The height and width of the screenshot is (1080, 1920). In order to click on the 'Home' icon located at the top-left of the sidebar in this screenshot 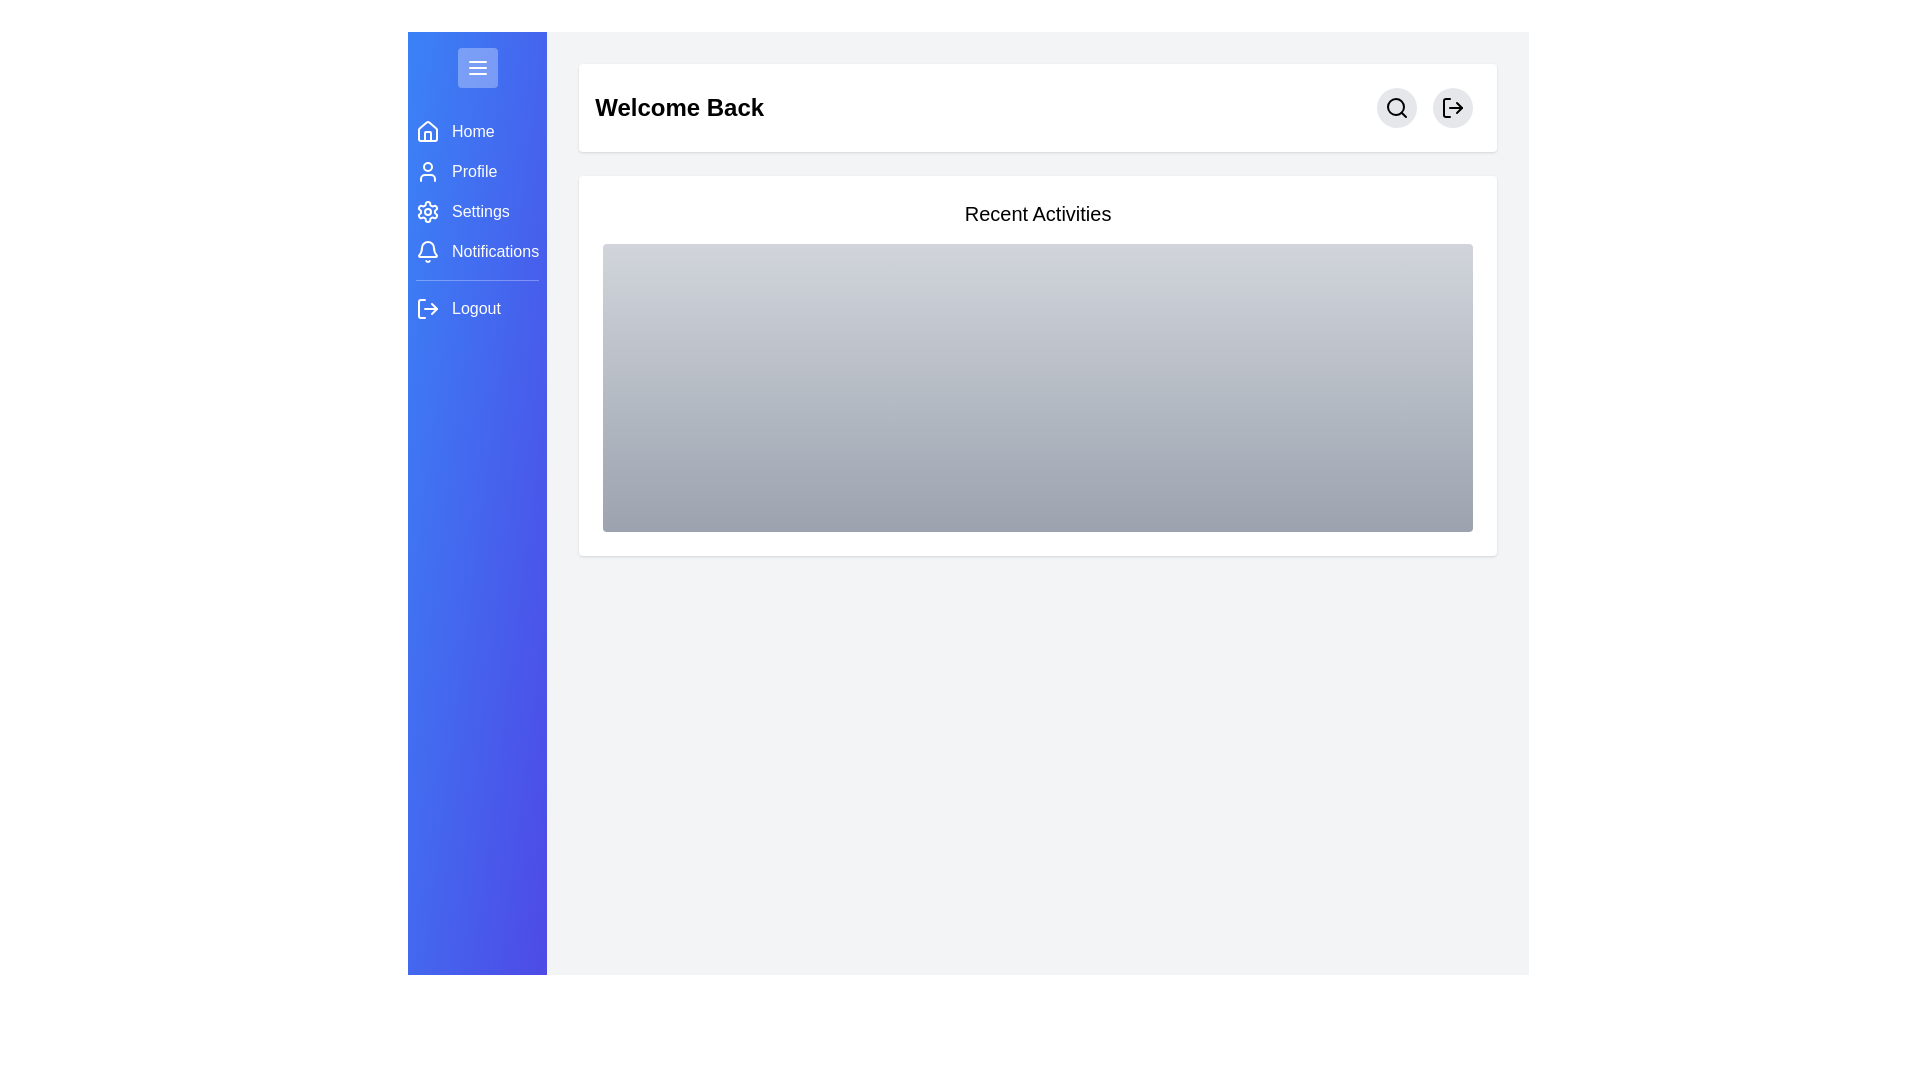, I will do `click(426, 131)`.